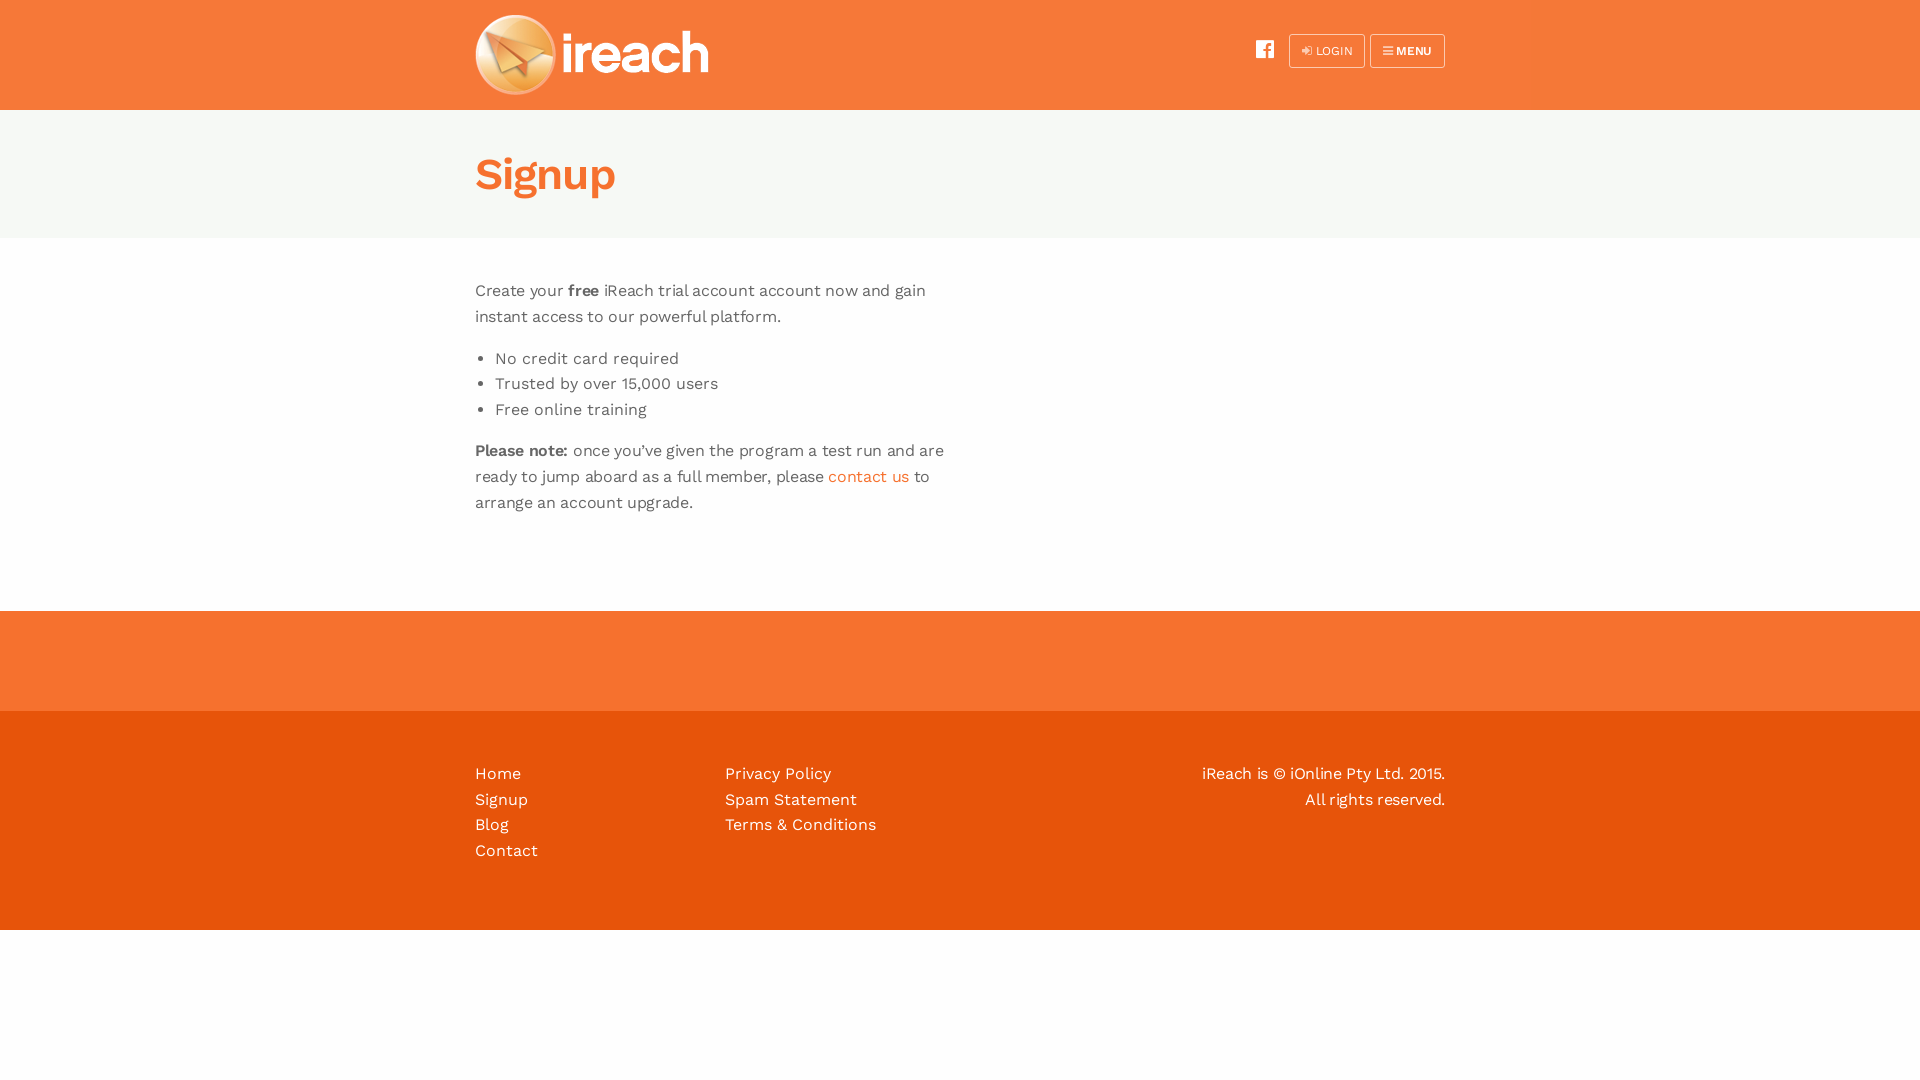  Describe the element at coordinates (723, 824) in the screenshot. I see `'Terms & Conditions'` at that location.